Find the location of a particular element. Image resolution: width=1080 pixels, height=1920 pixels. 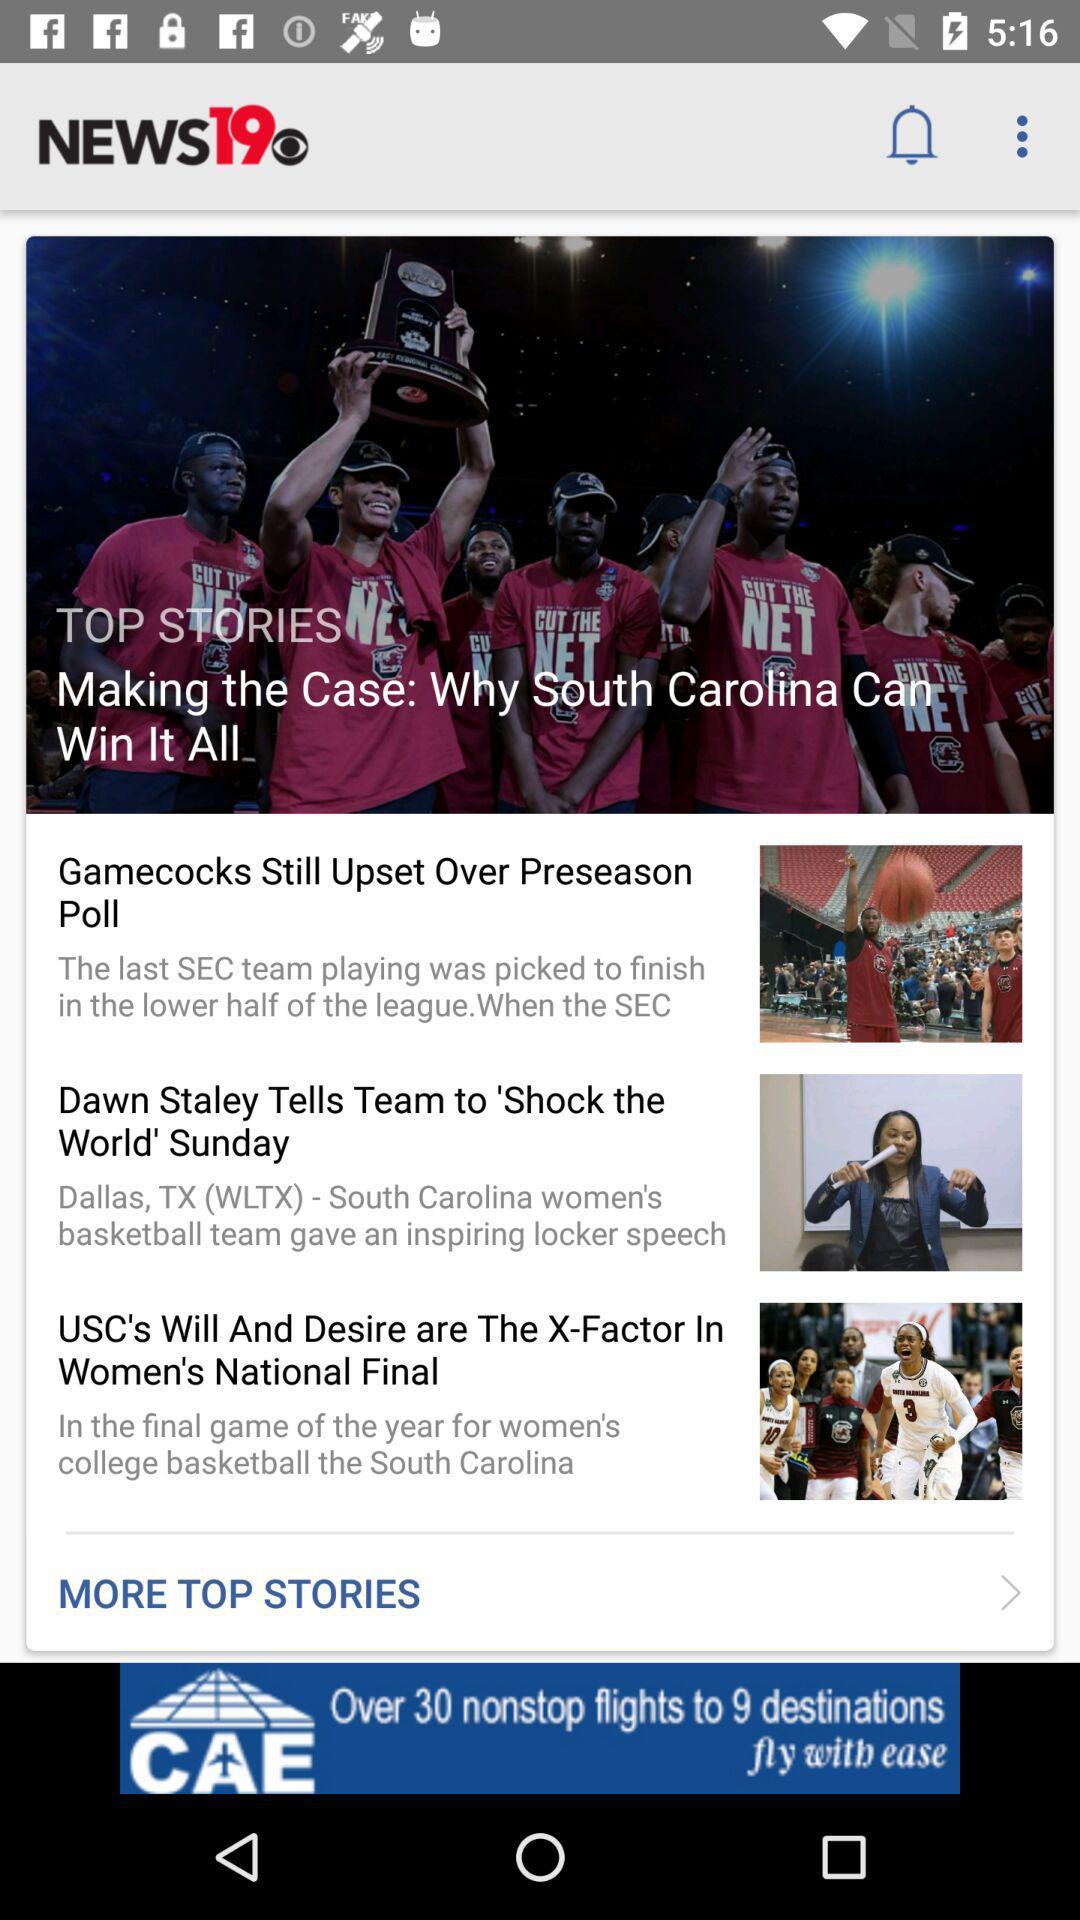

the icon below more top stories item is located at coordinates (540, 1727).